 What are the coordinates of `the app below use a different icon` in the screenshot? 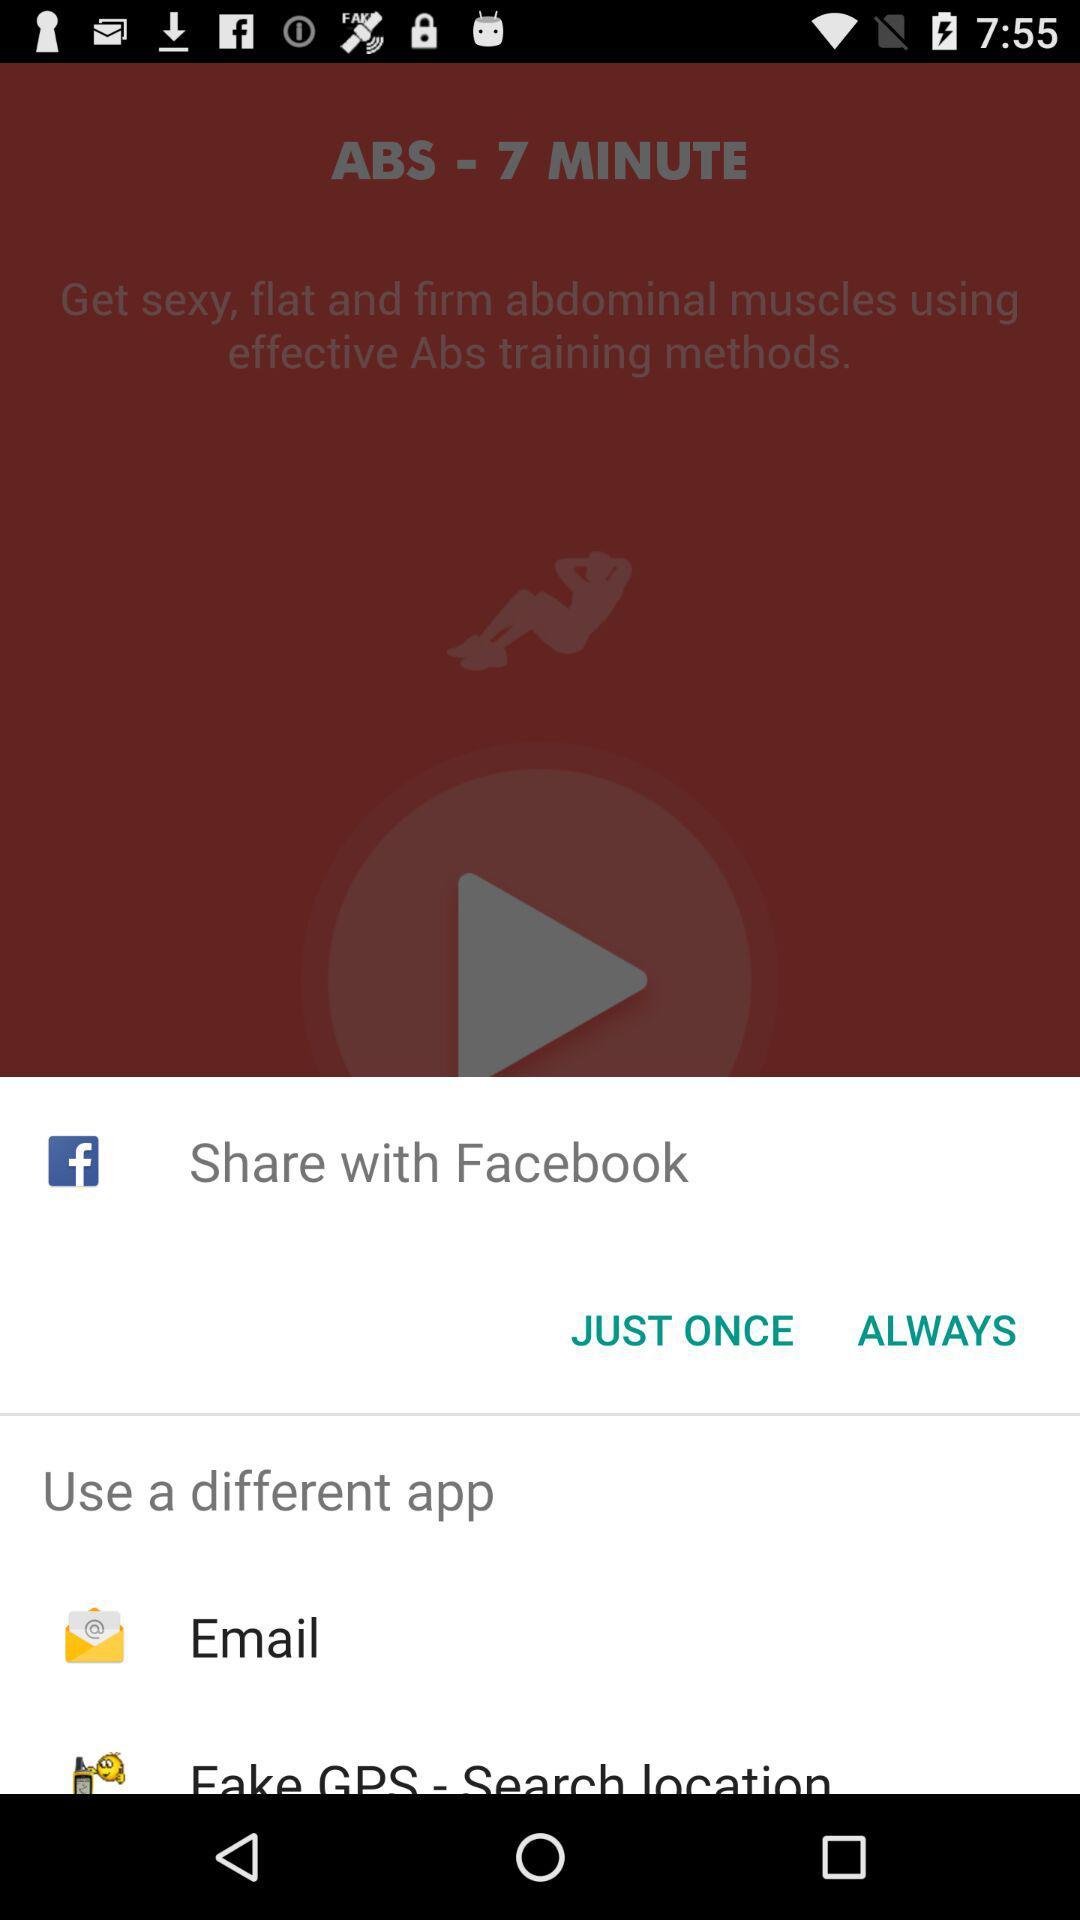 It's located at (253, 1636).